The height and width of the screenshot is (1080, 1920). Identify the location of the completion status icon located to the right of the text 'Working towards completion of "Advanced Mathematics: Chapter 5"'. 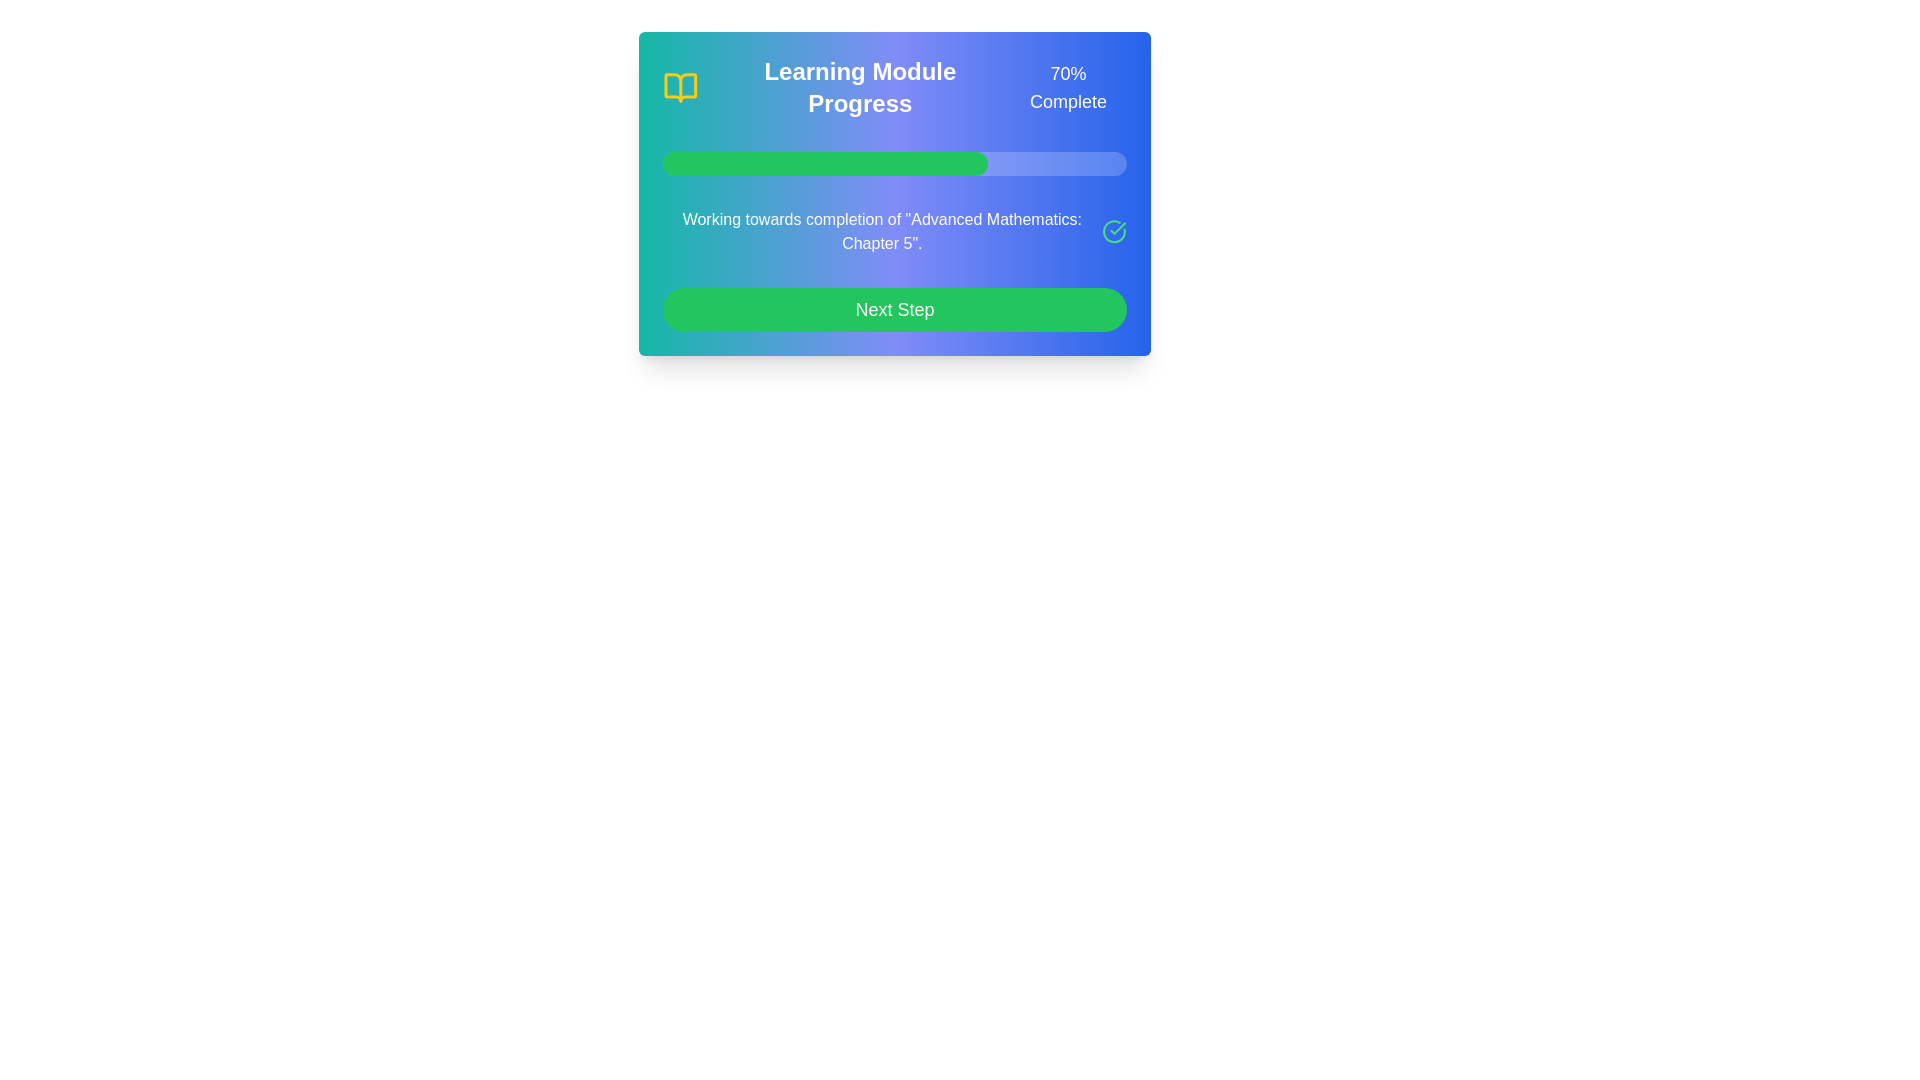
(1113, 230).